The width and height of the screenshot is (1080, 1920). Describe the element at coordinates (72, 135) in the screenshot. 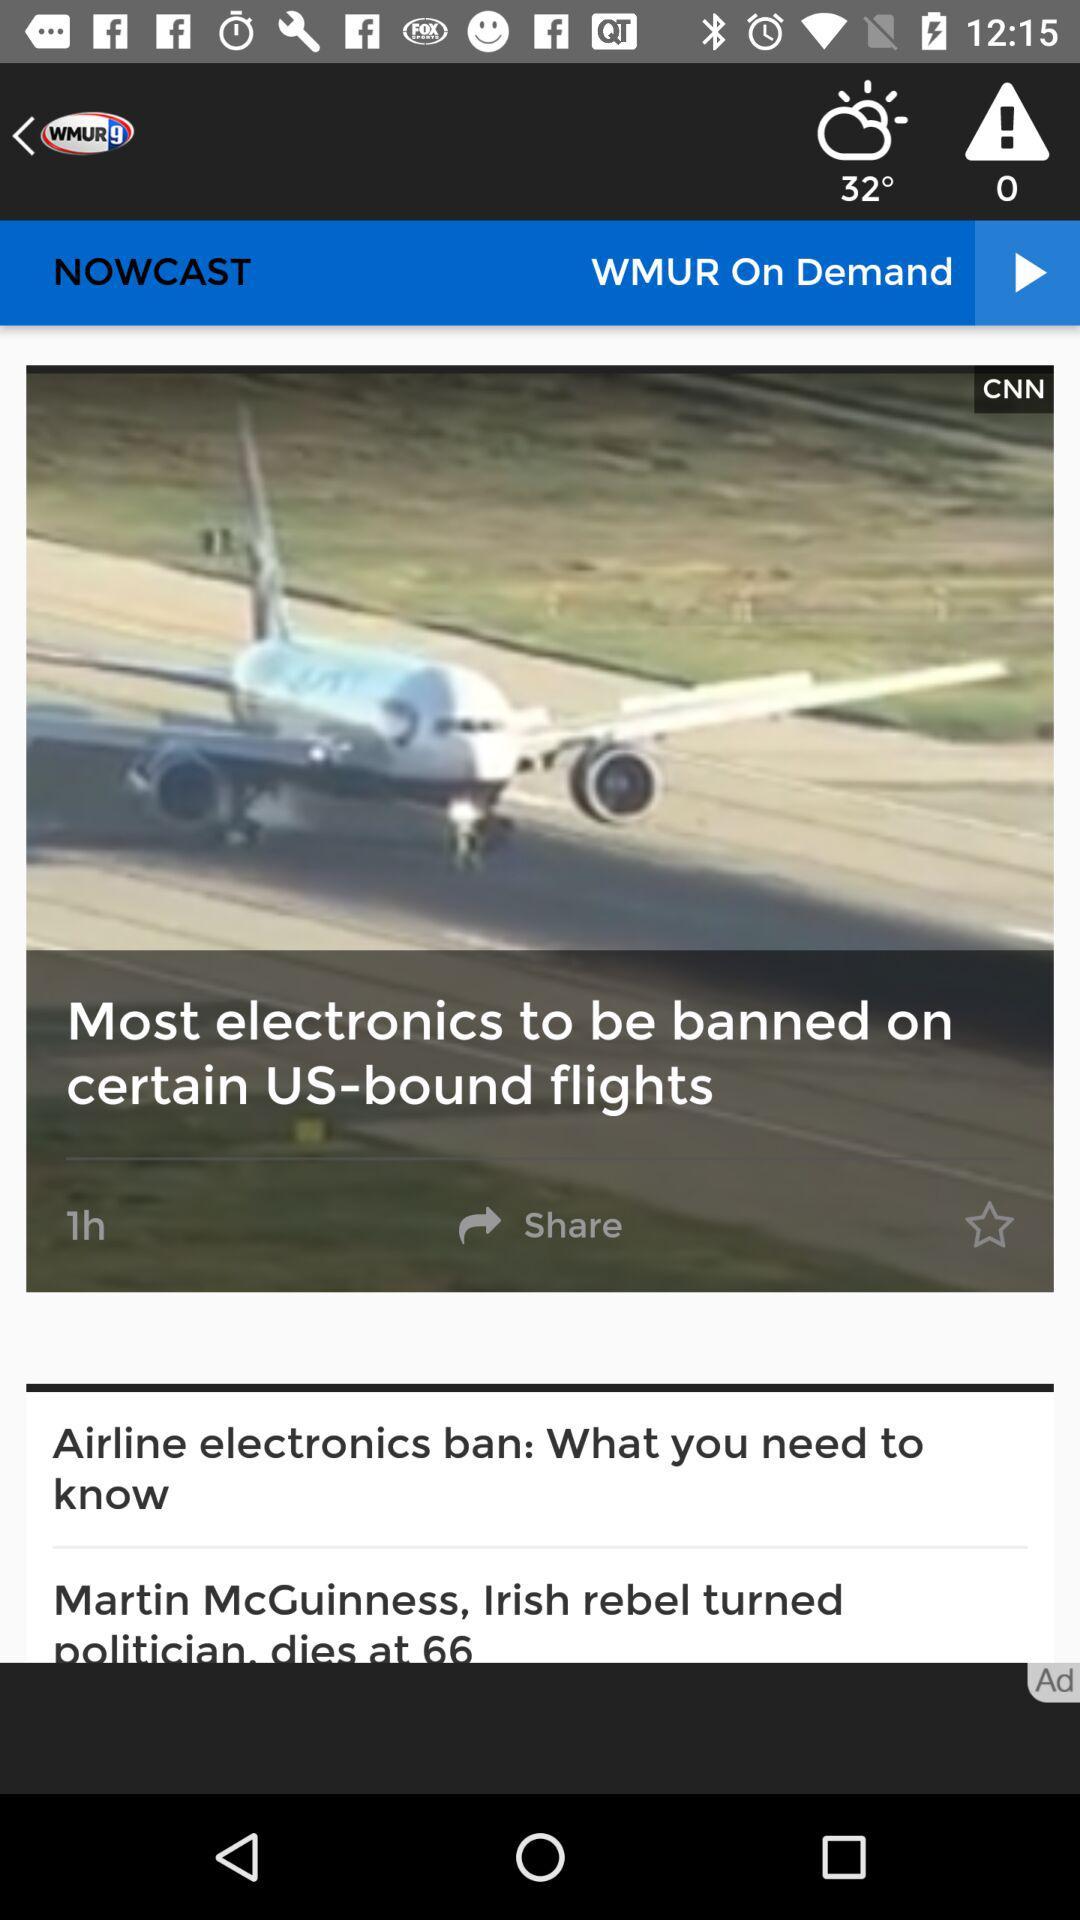

I see `the arrow_backward icon` at that location.